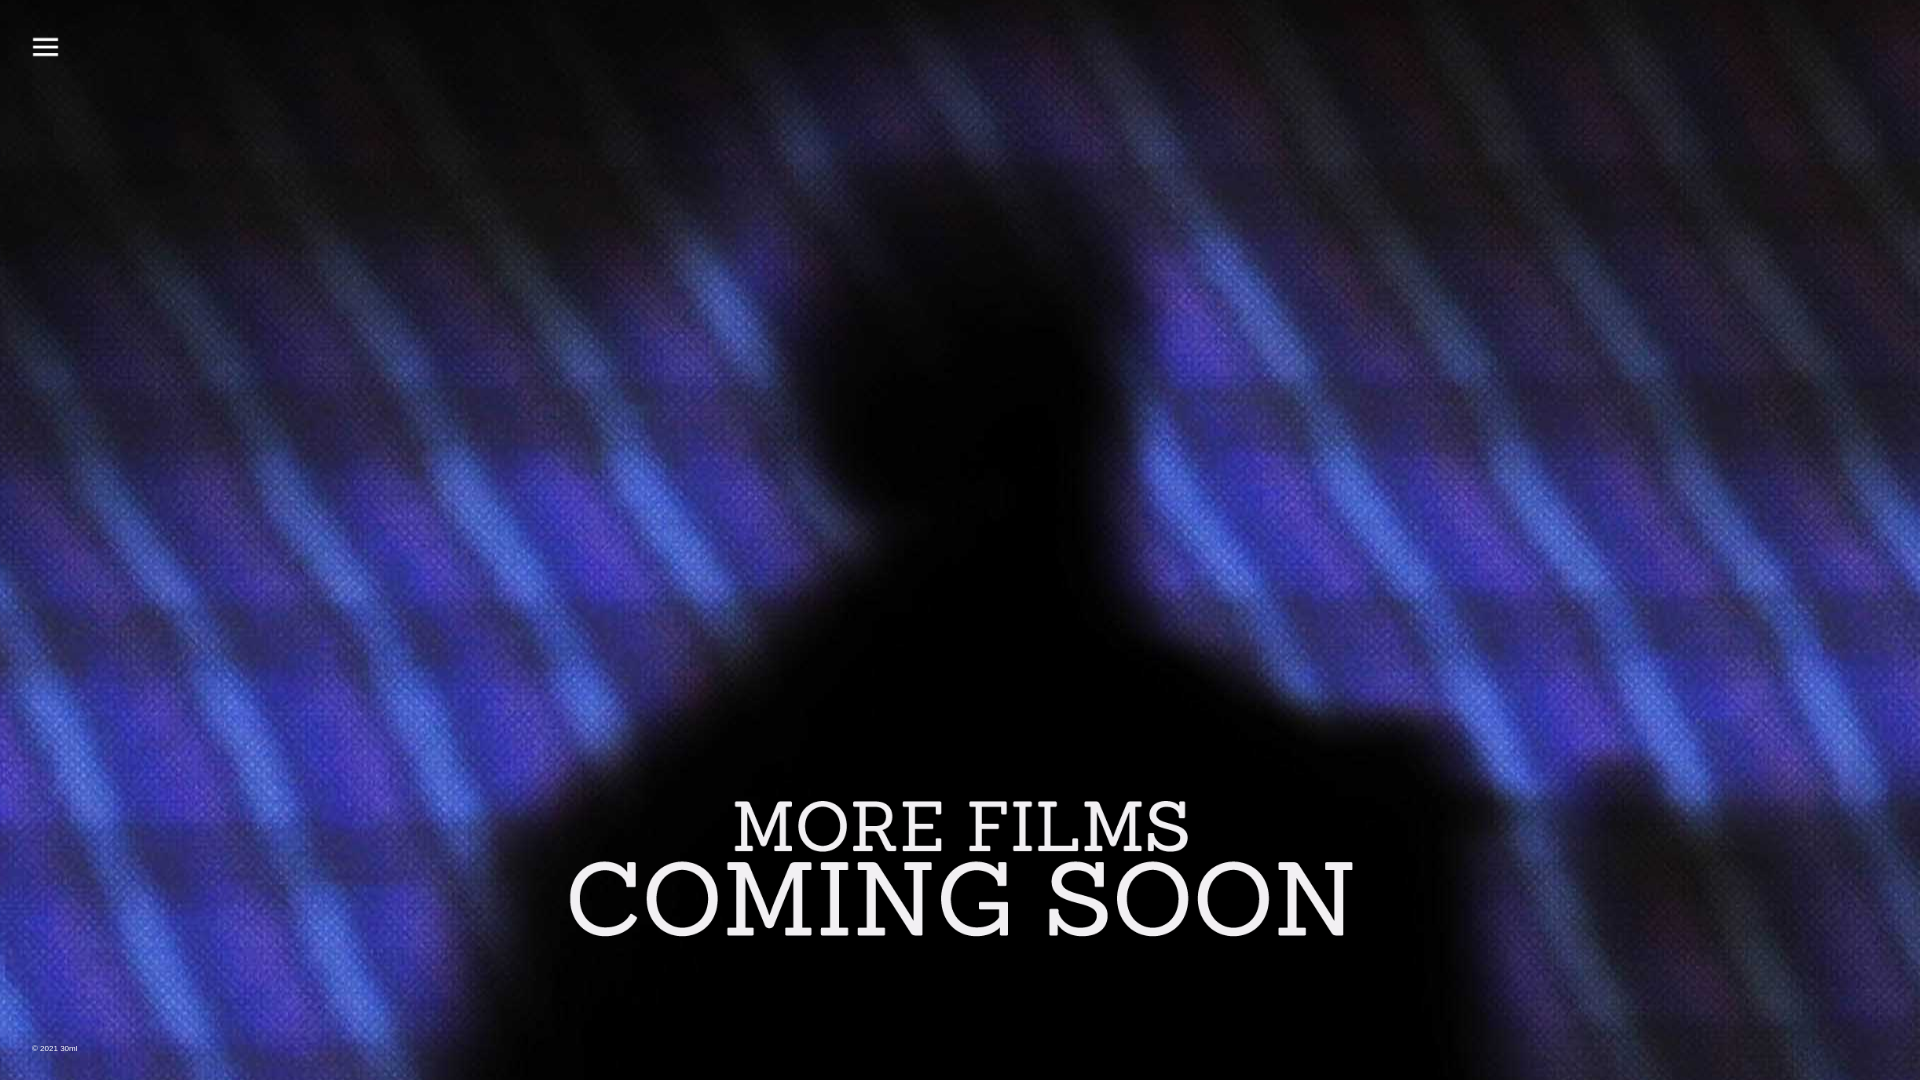 This screenshot has height=1080, width=1920. I want to click on 'menu', so click(44, 45).